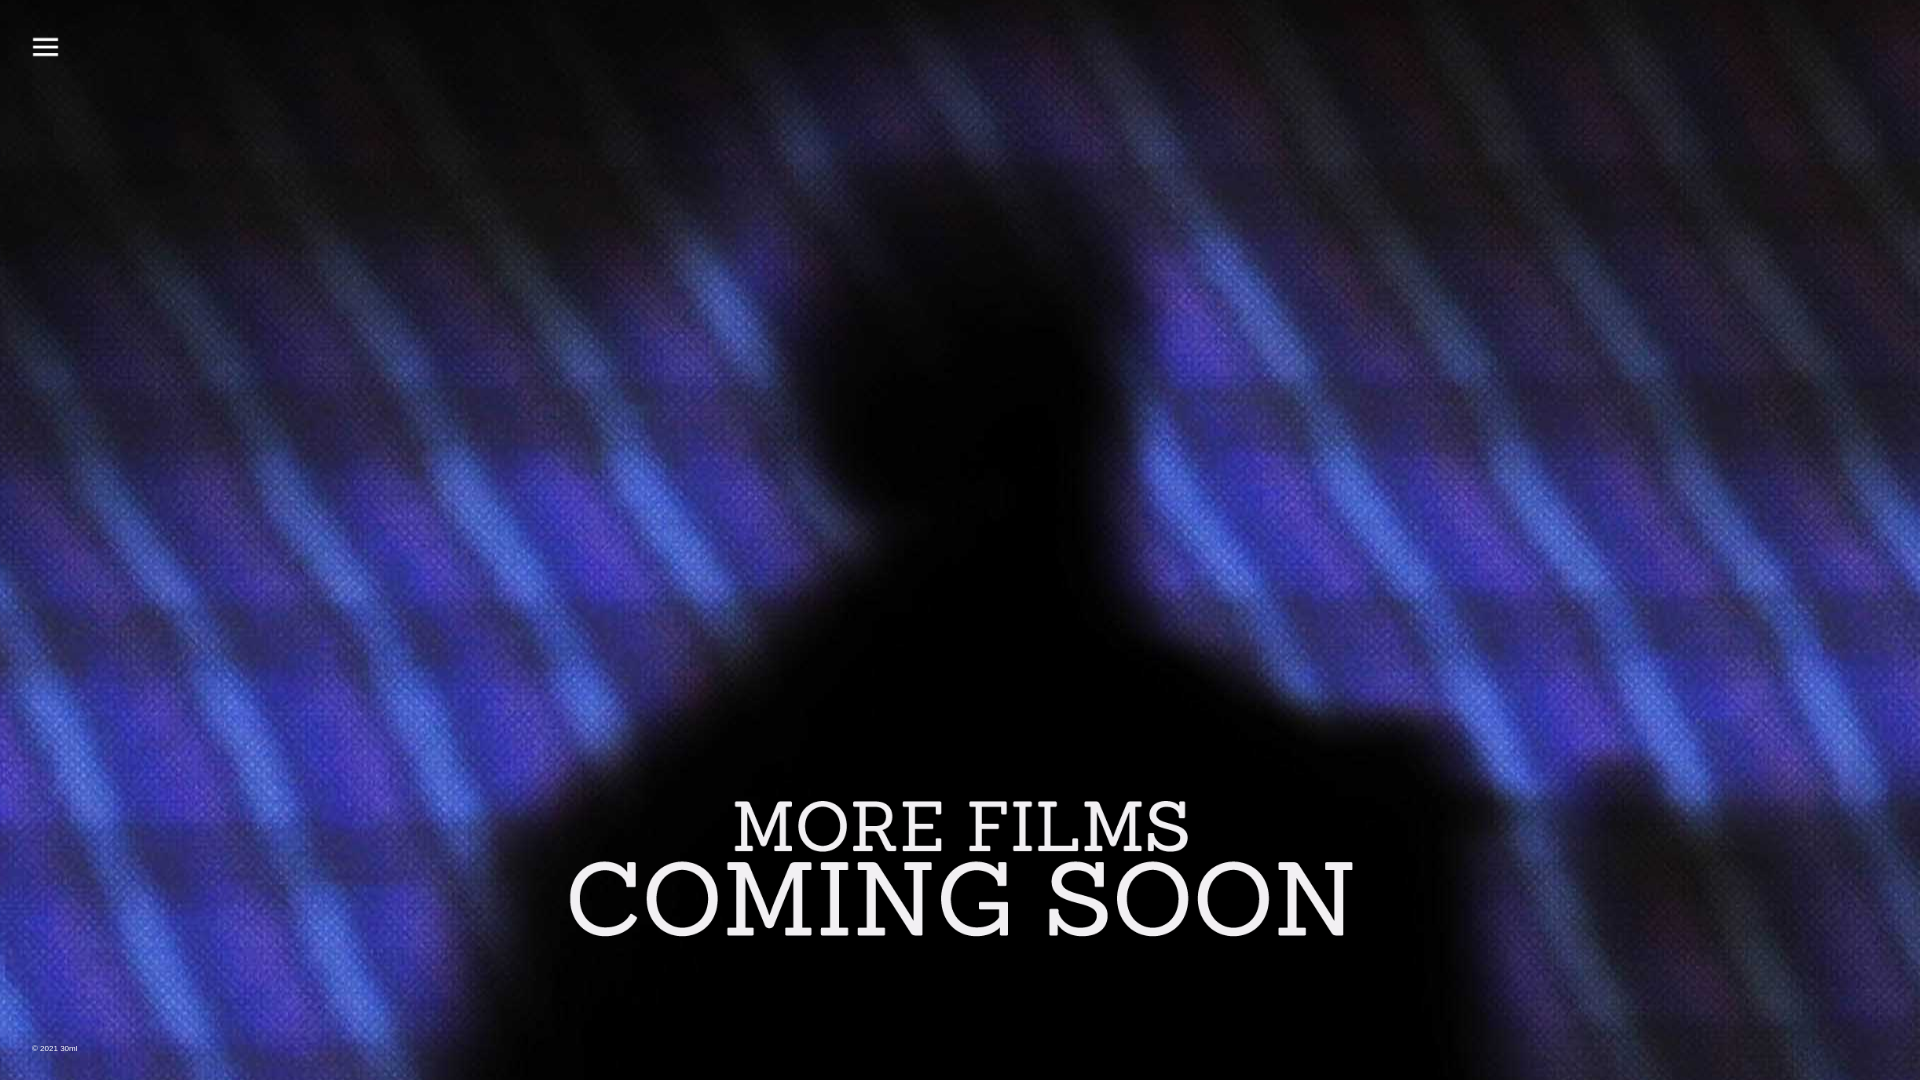 This screenshot has height=1080, width=1920. I want to click on 'menu', so click(44, 45).